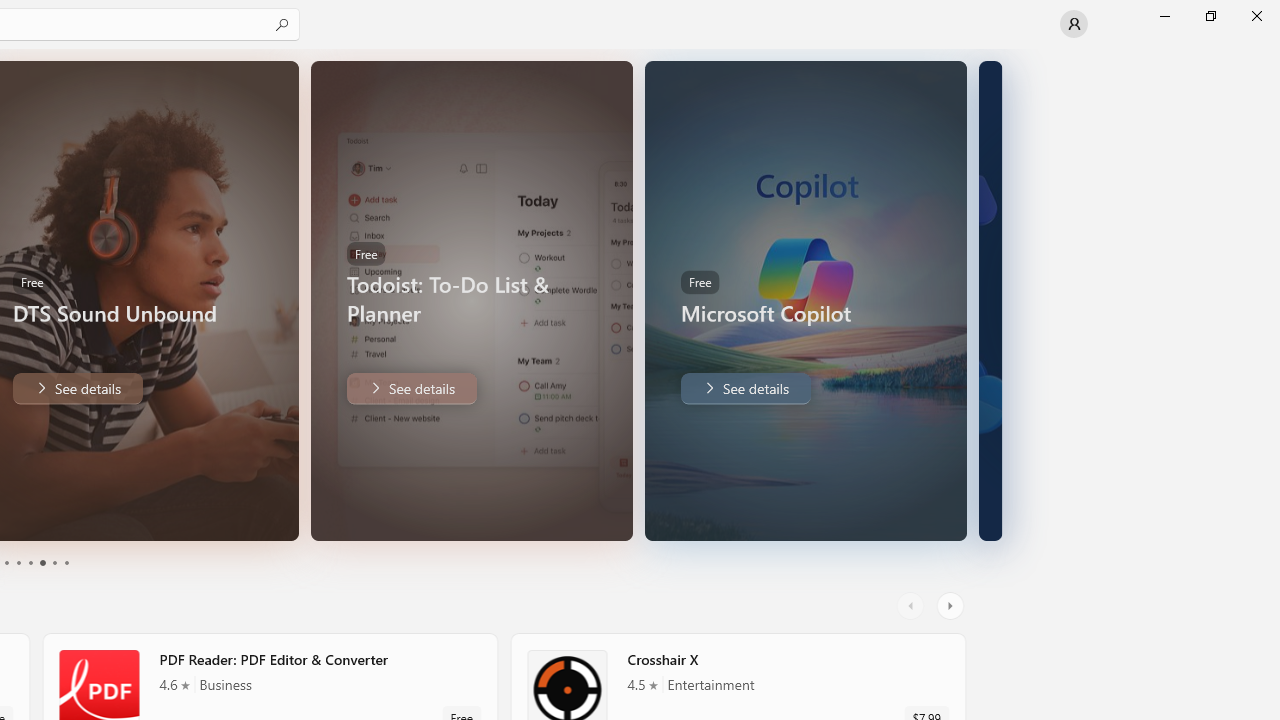 Image resolution: width=1280 pixels, height=720 pixels. What do you see at coordinates (5, 563) in the screenshot?
I see `'Page 1'` at bounding box center [5, 563].